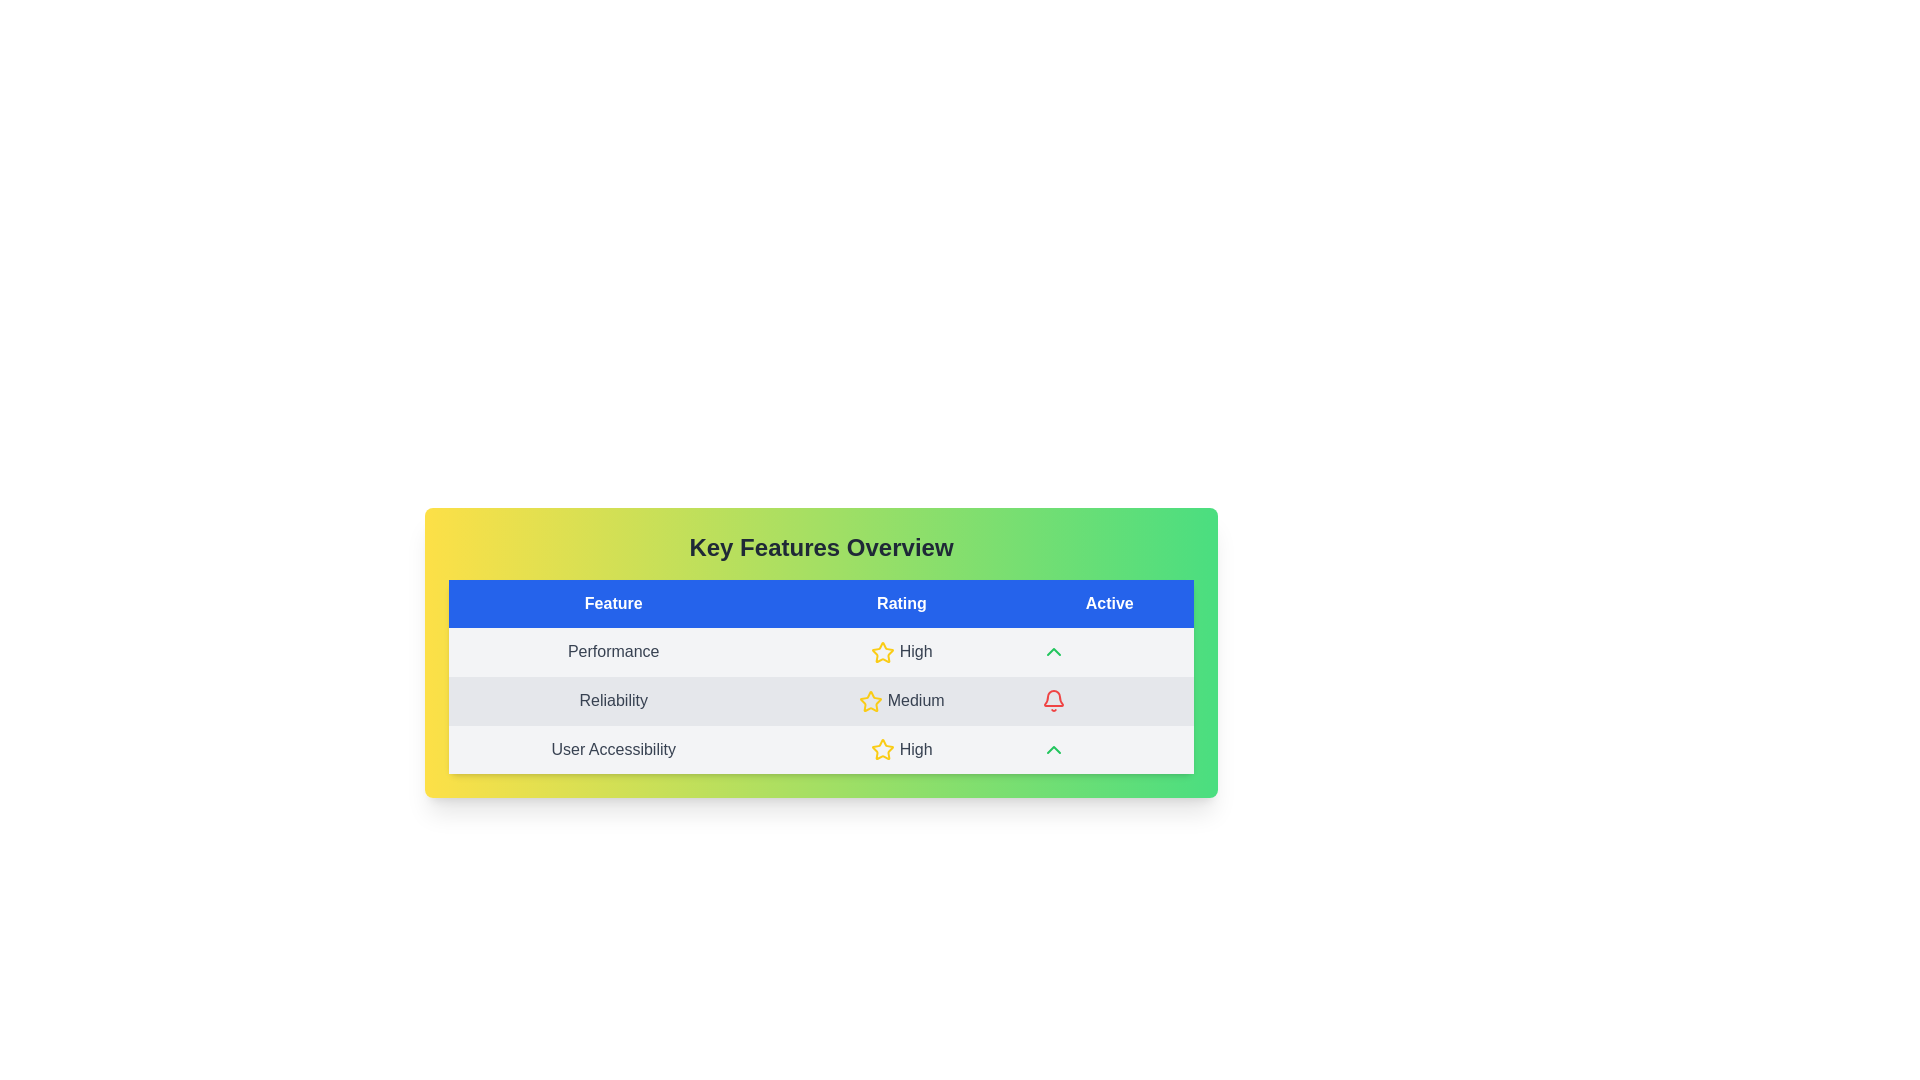  I want to click on the 'Performance' text label in the 'Key Features Overview' table, which is located in the first column of the first data row, aligned leftmost under the 'Feature' header, so click(612, 652).